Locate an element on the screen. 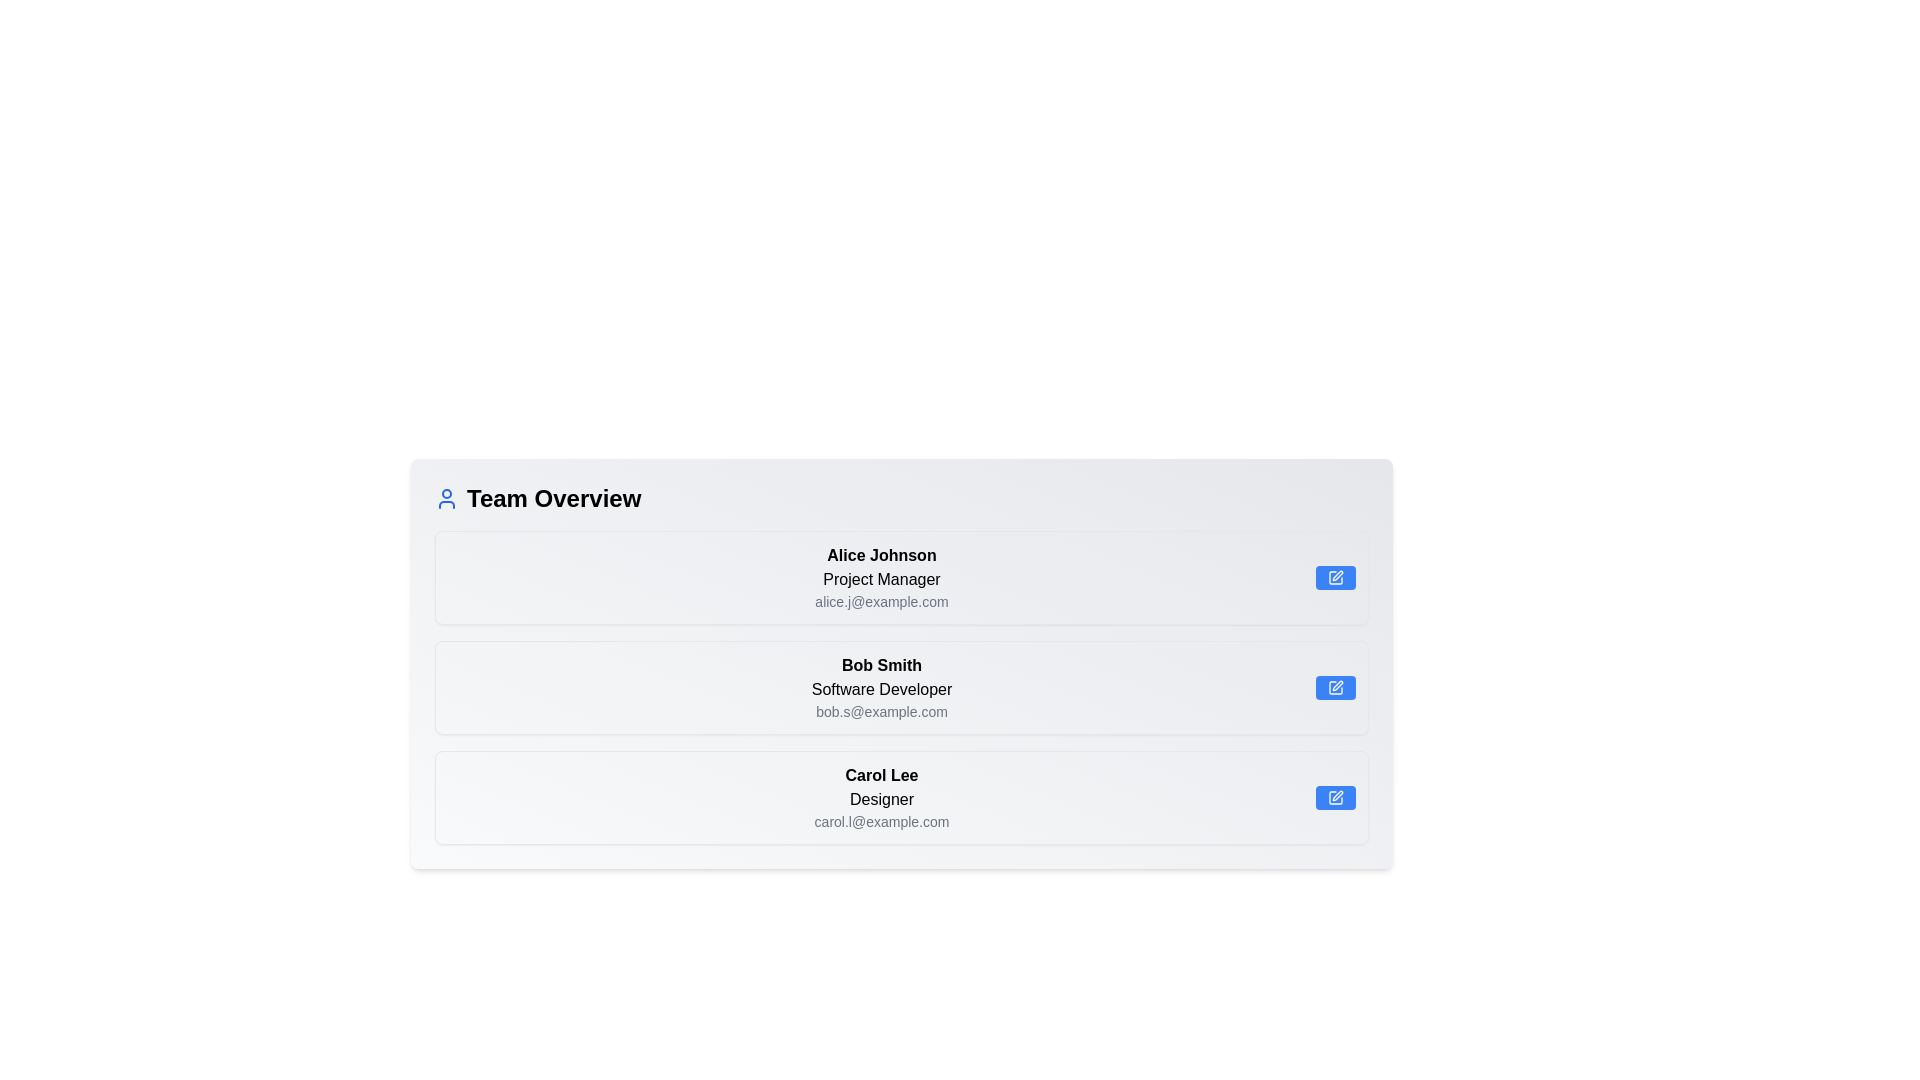  the 'Team Overview' icon, which is the first element in the 'Team Overview' header section, located to the left of the text 'Team Overview' is located at coordinates (445, 497).